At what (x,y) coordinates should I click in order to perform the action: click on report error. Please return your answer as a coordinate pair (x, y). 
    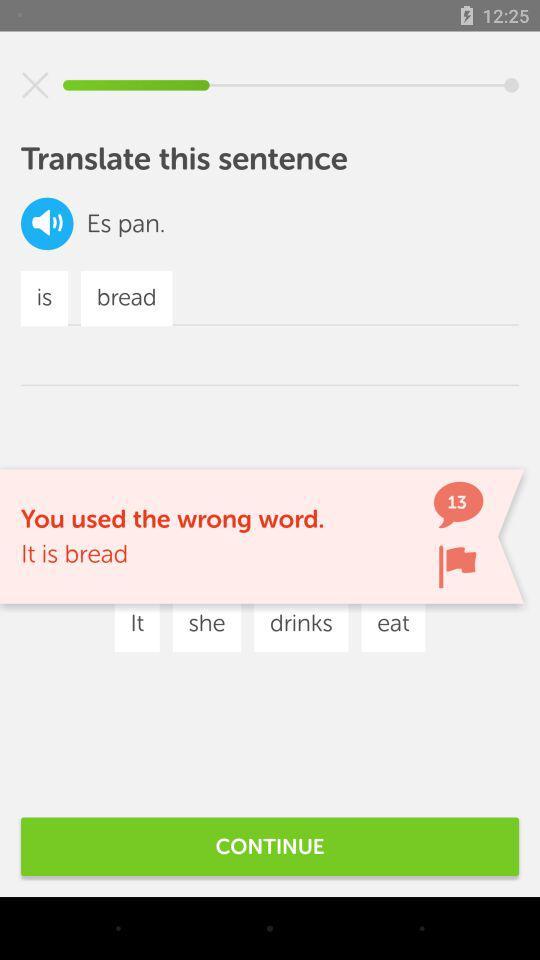
    Looking at the image, I should click on (457, 566).